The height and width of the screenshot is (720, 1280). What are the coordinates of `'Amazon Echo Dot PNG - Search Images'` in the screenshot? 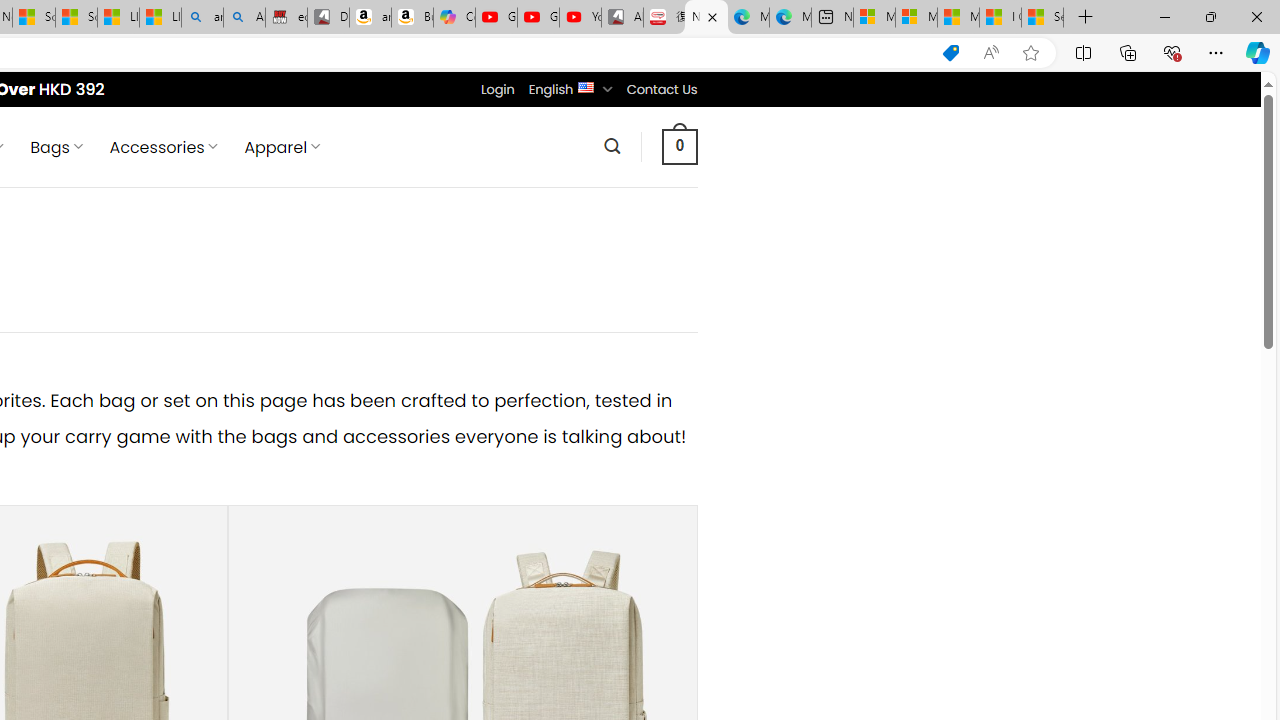 It's located at (243, 17).